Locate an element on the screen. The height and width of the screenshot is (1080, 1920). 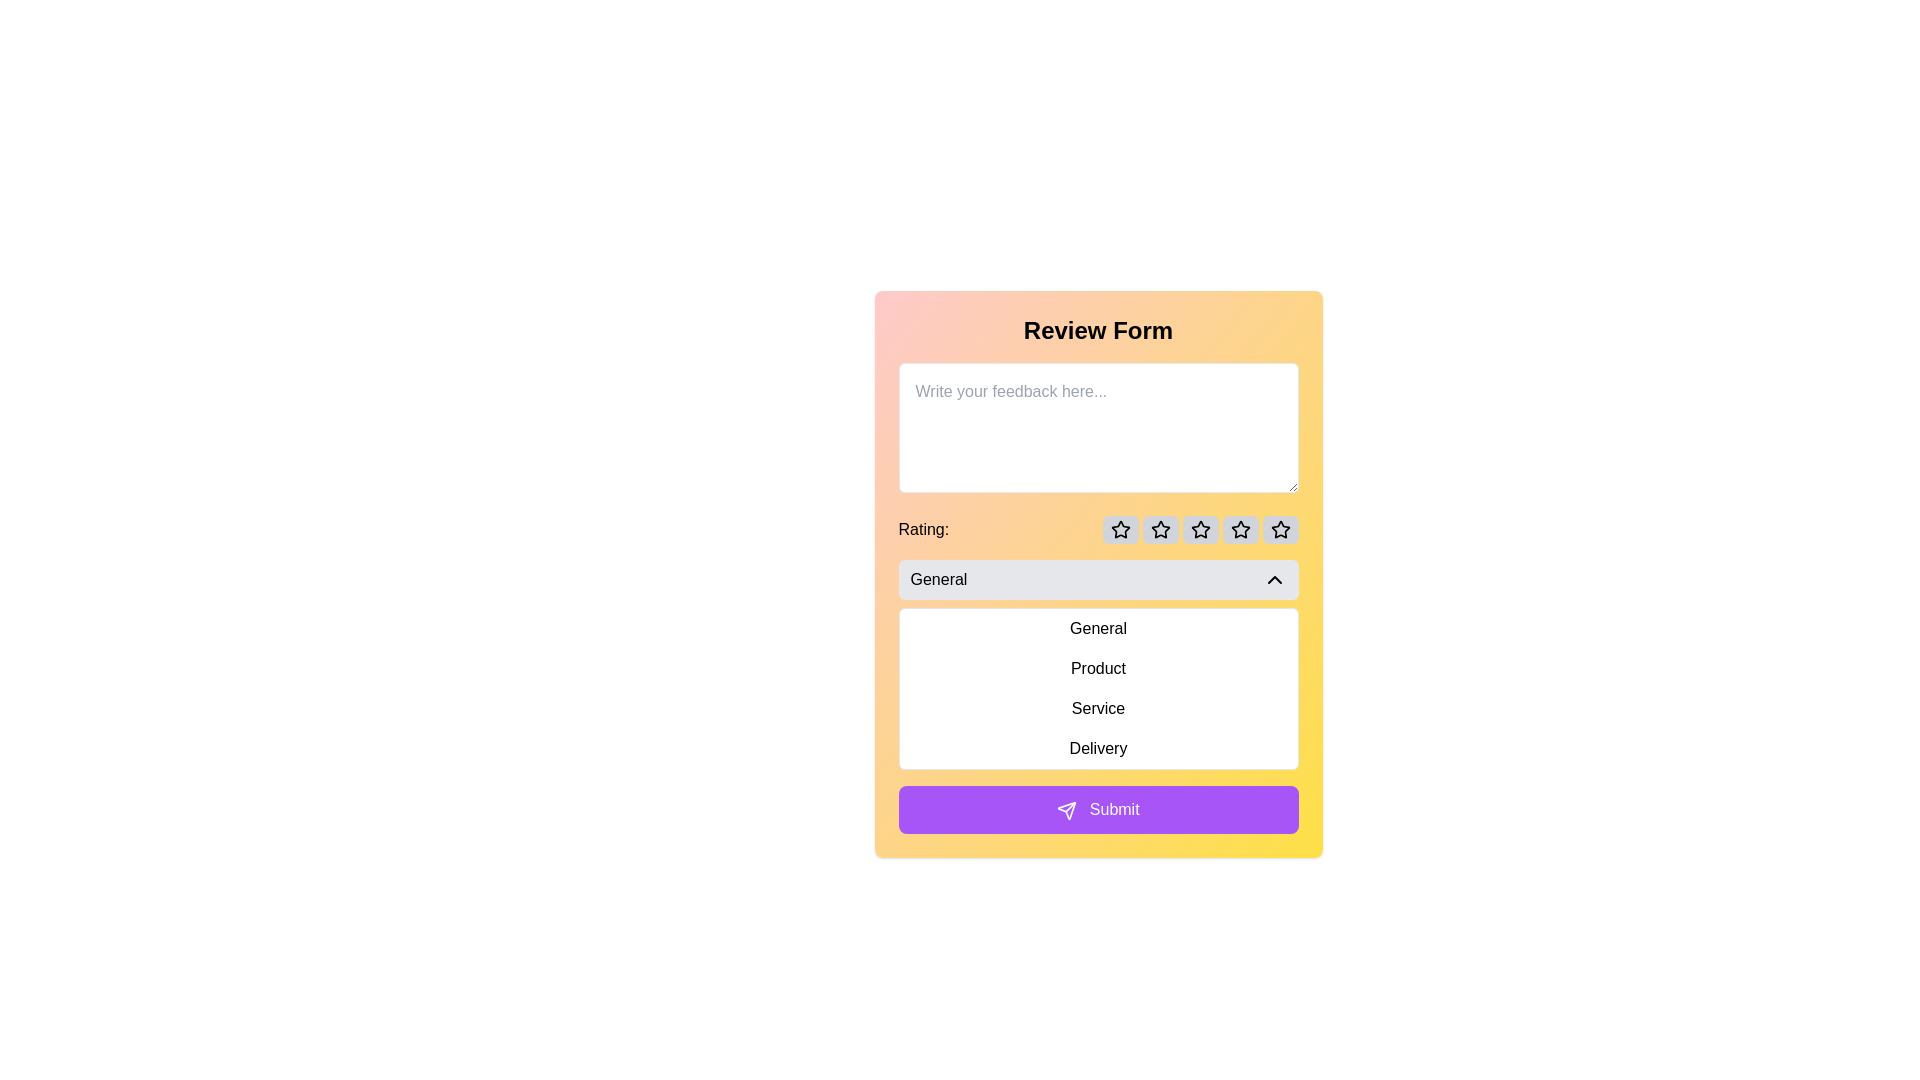
the fourth star icon in the rating section is located at coordinates (1200, 528).